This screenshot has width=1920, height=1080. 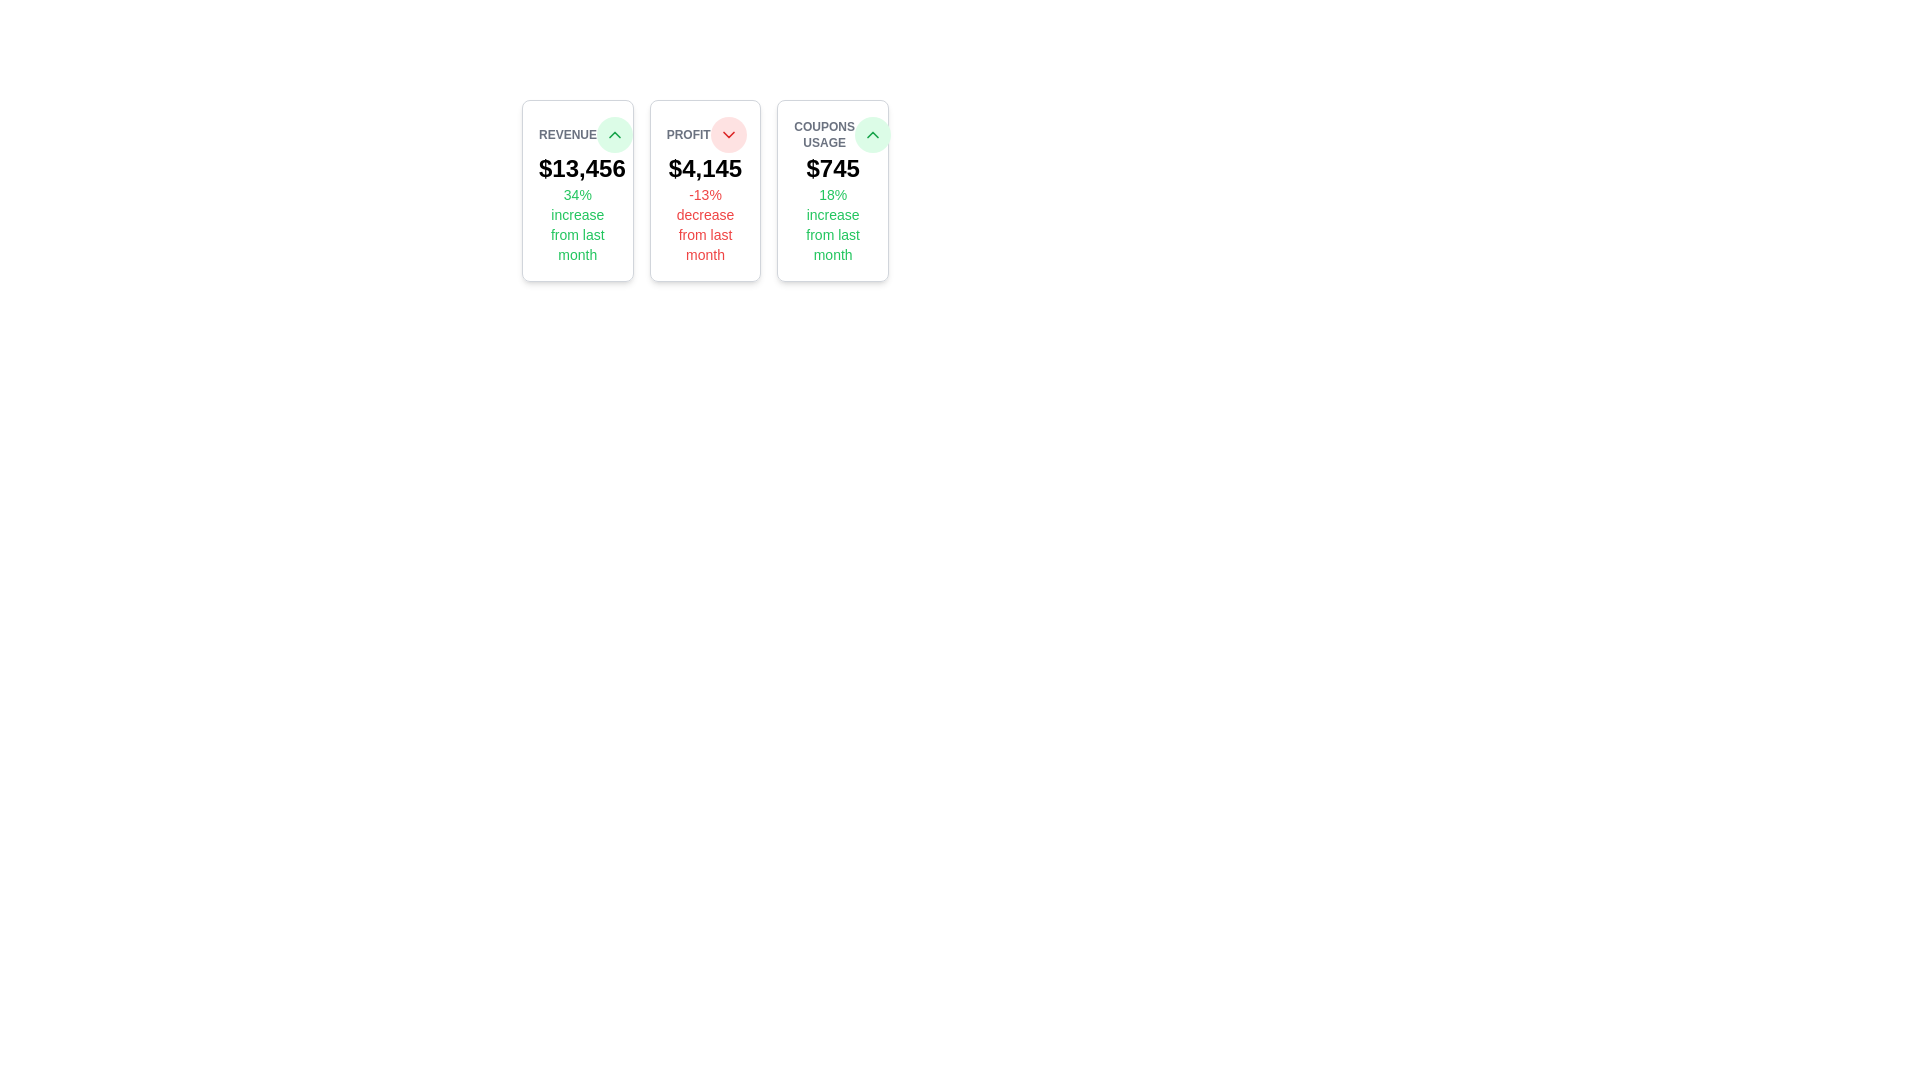 What do you see at coordinates (824, 135) in the screenshot?
I see `the Static Text Label displaying 'COUPONS USAGE' at the top left of the third card in a horizontal row of cards` at bounding box center [824, 135].